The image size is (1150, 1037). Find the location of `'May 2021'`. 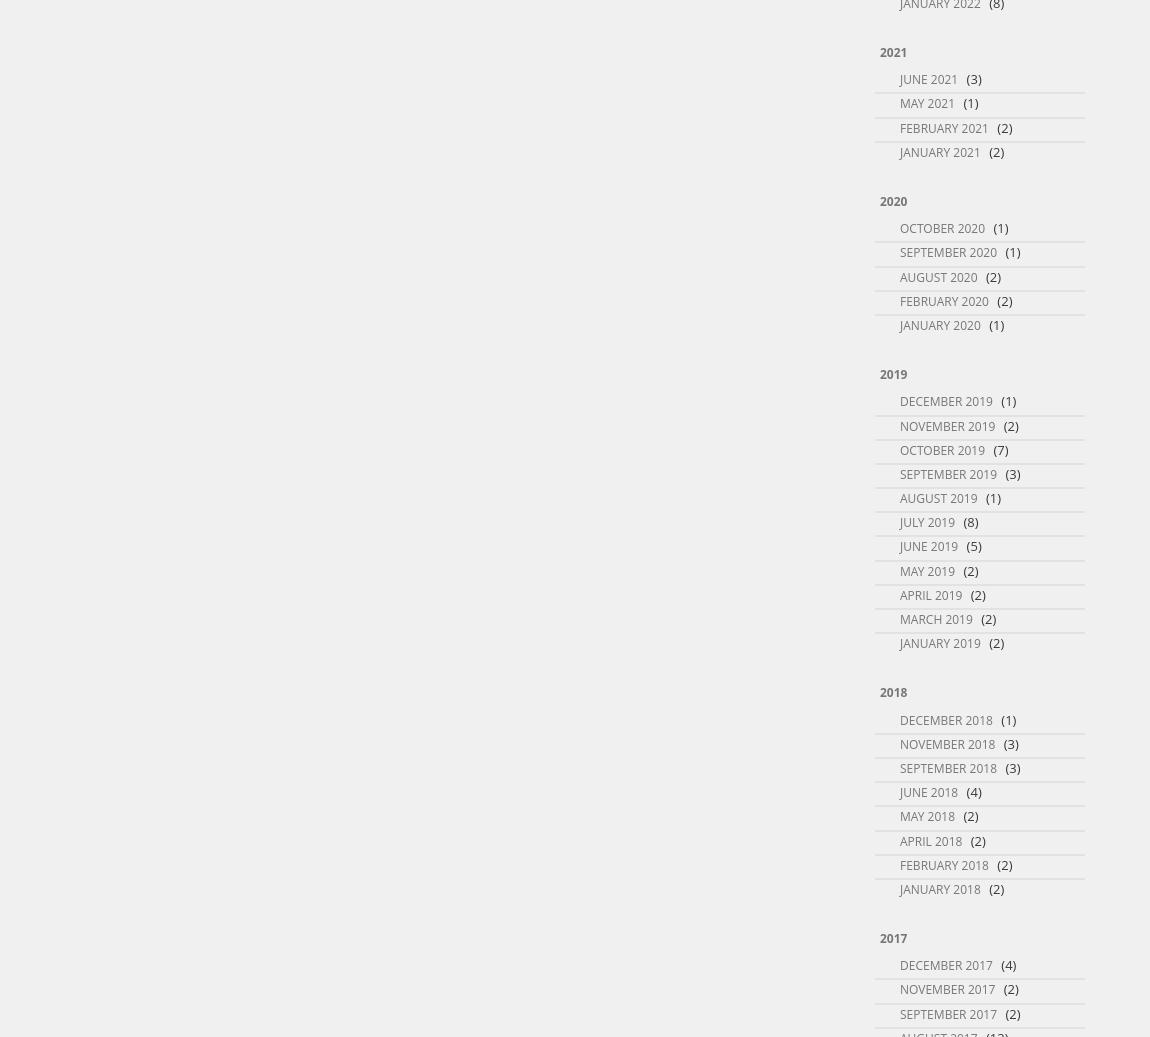

'May 2021' is located at coordinates (927, 102).